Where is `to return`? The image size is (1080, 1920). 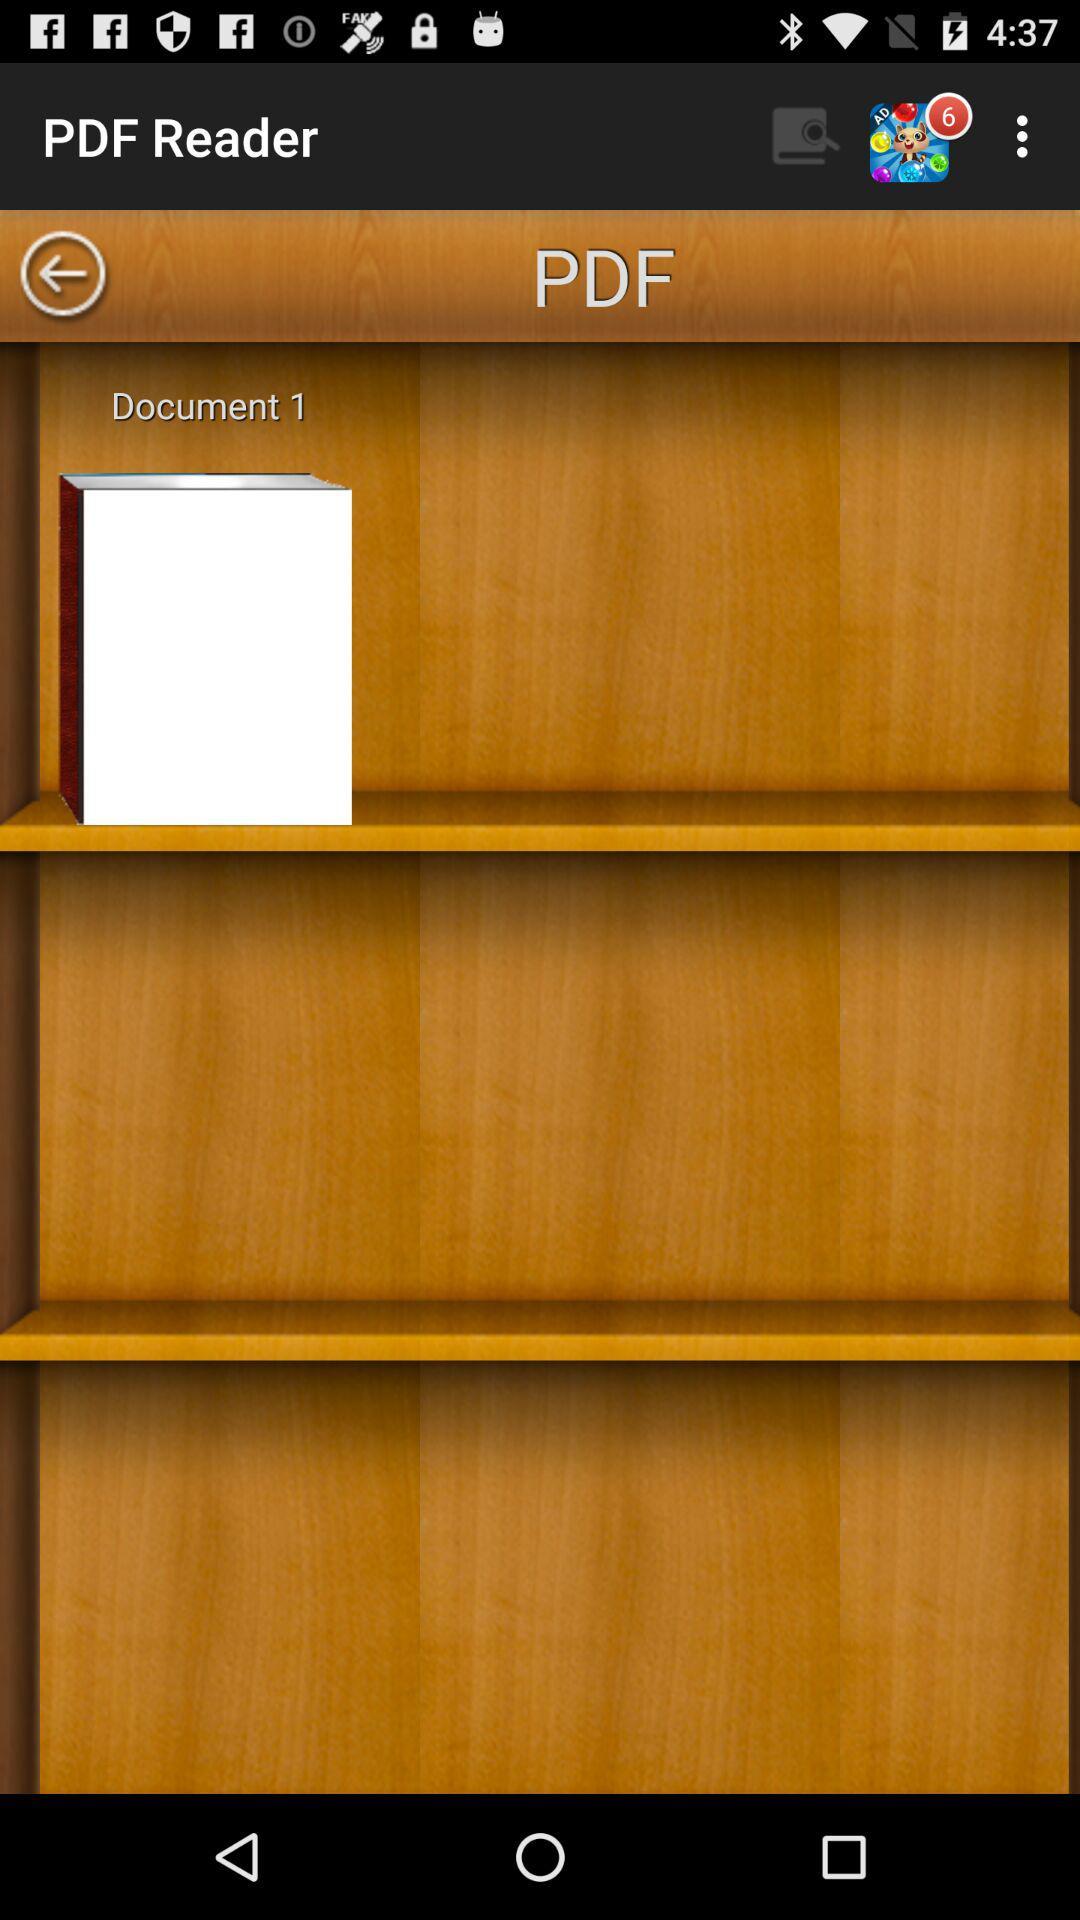 to return is located at coordinates (61, 274).